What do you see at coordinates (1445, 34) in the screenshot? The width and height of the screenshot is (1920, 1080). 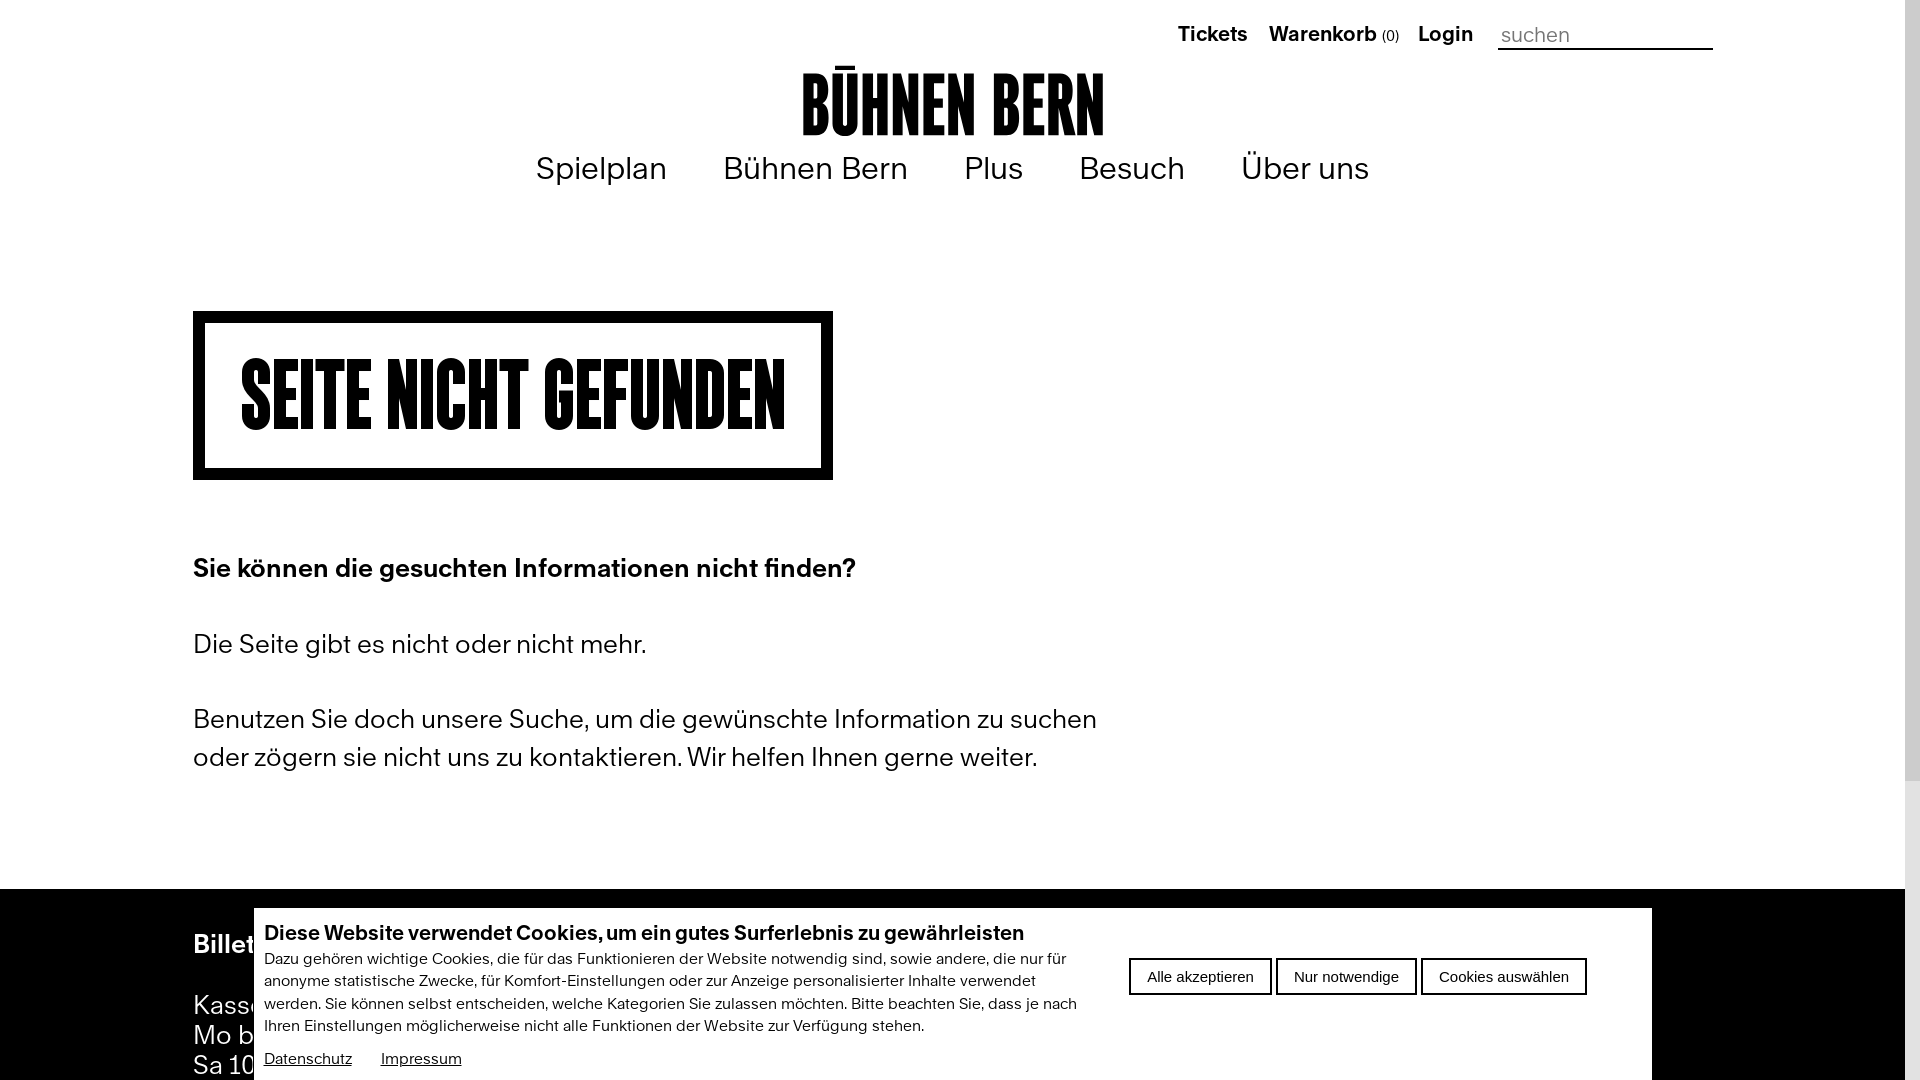 I see `'Login'` at bounding box center [1445, 34].